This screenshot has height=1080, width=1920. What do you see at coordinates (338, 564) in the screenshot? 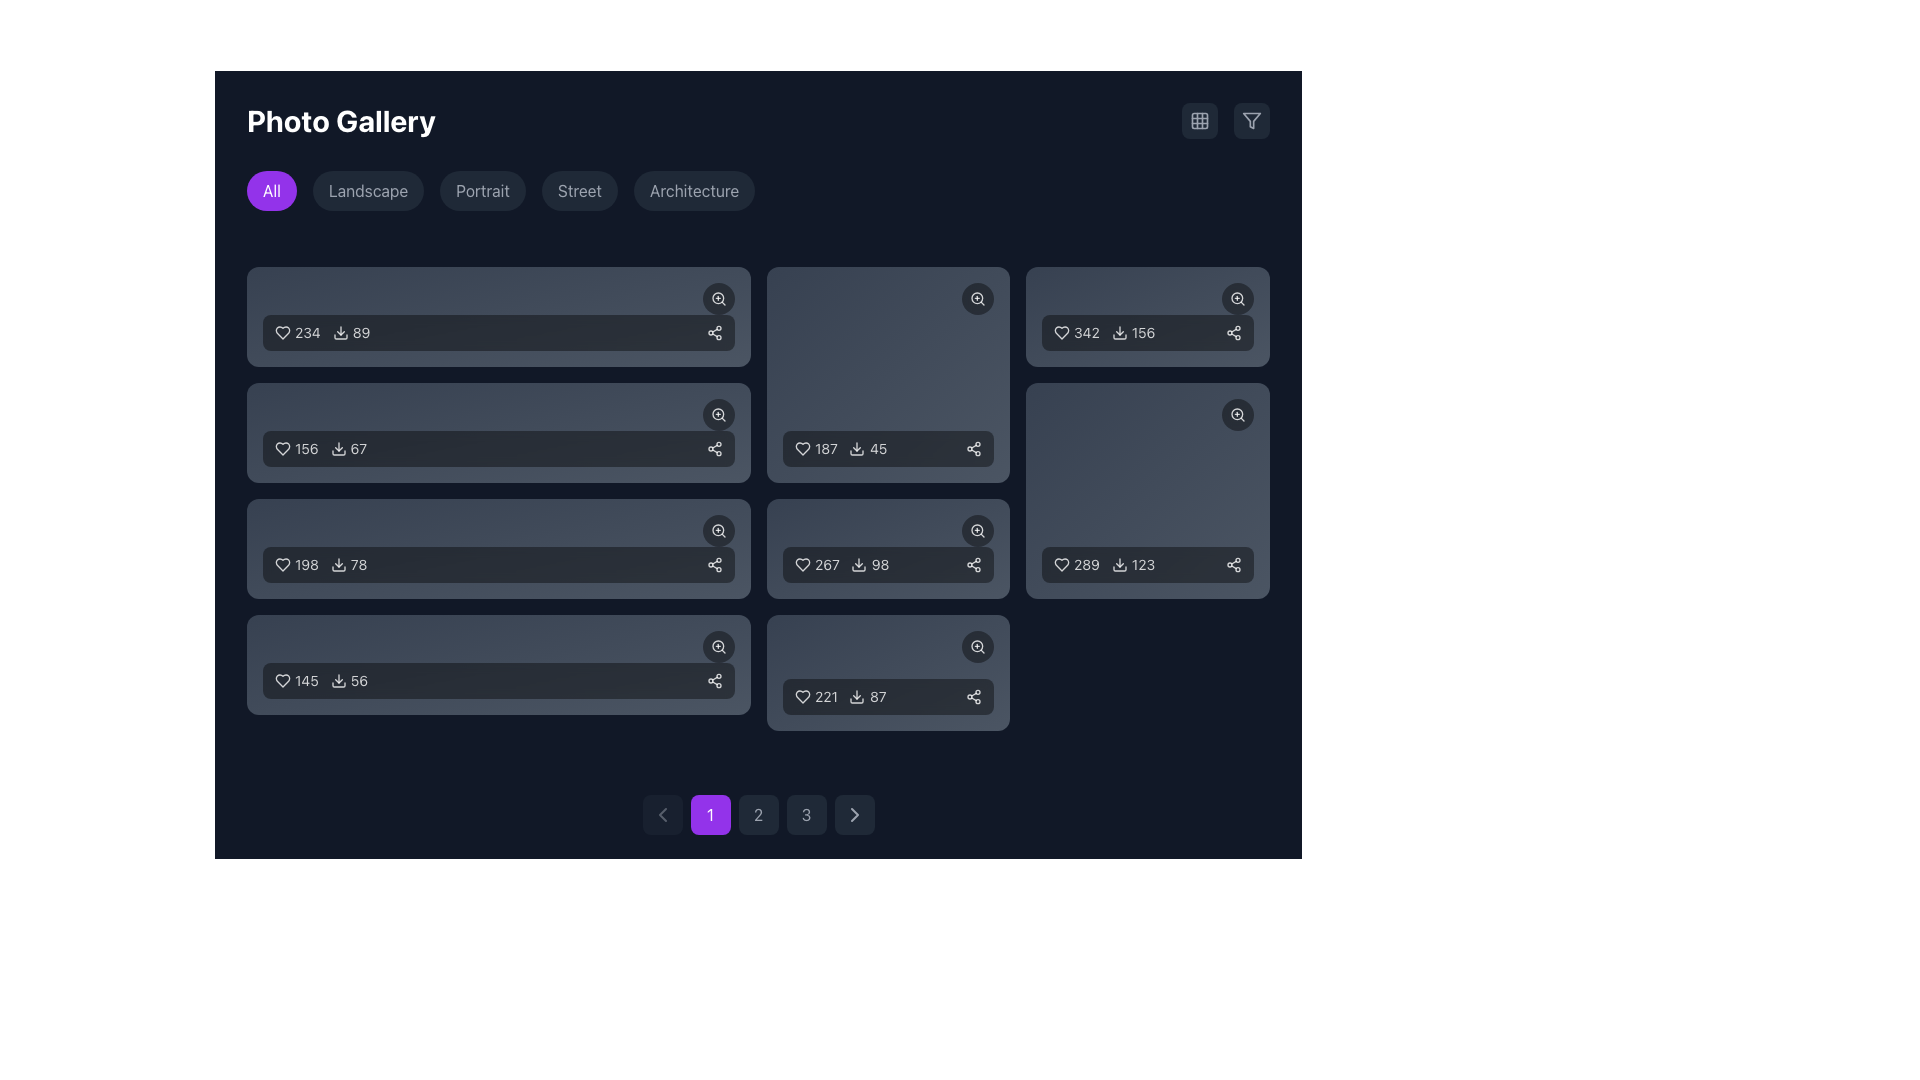
I see `the download icon, which is a small SVG icon resembling a download with a downward arrow pointing into an open box, located in the third row of the gallery entry blocks, to the left of the numerical text '78'` at bounding box center [338, 564].